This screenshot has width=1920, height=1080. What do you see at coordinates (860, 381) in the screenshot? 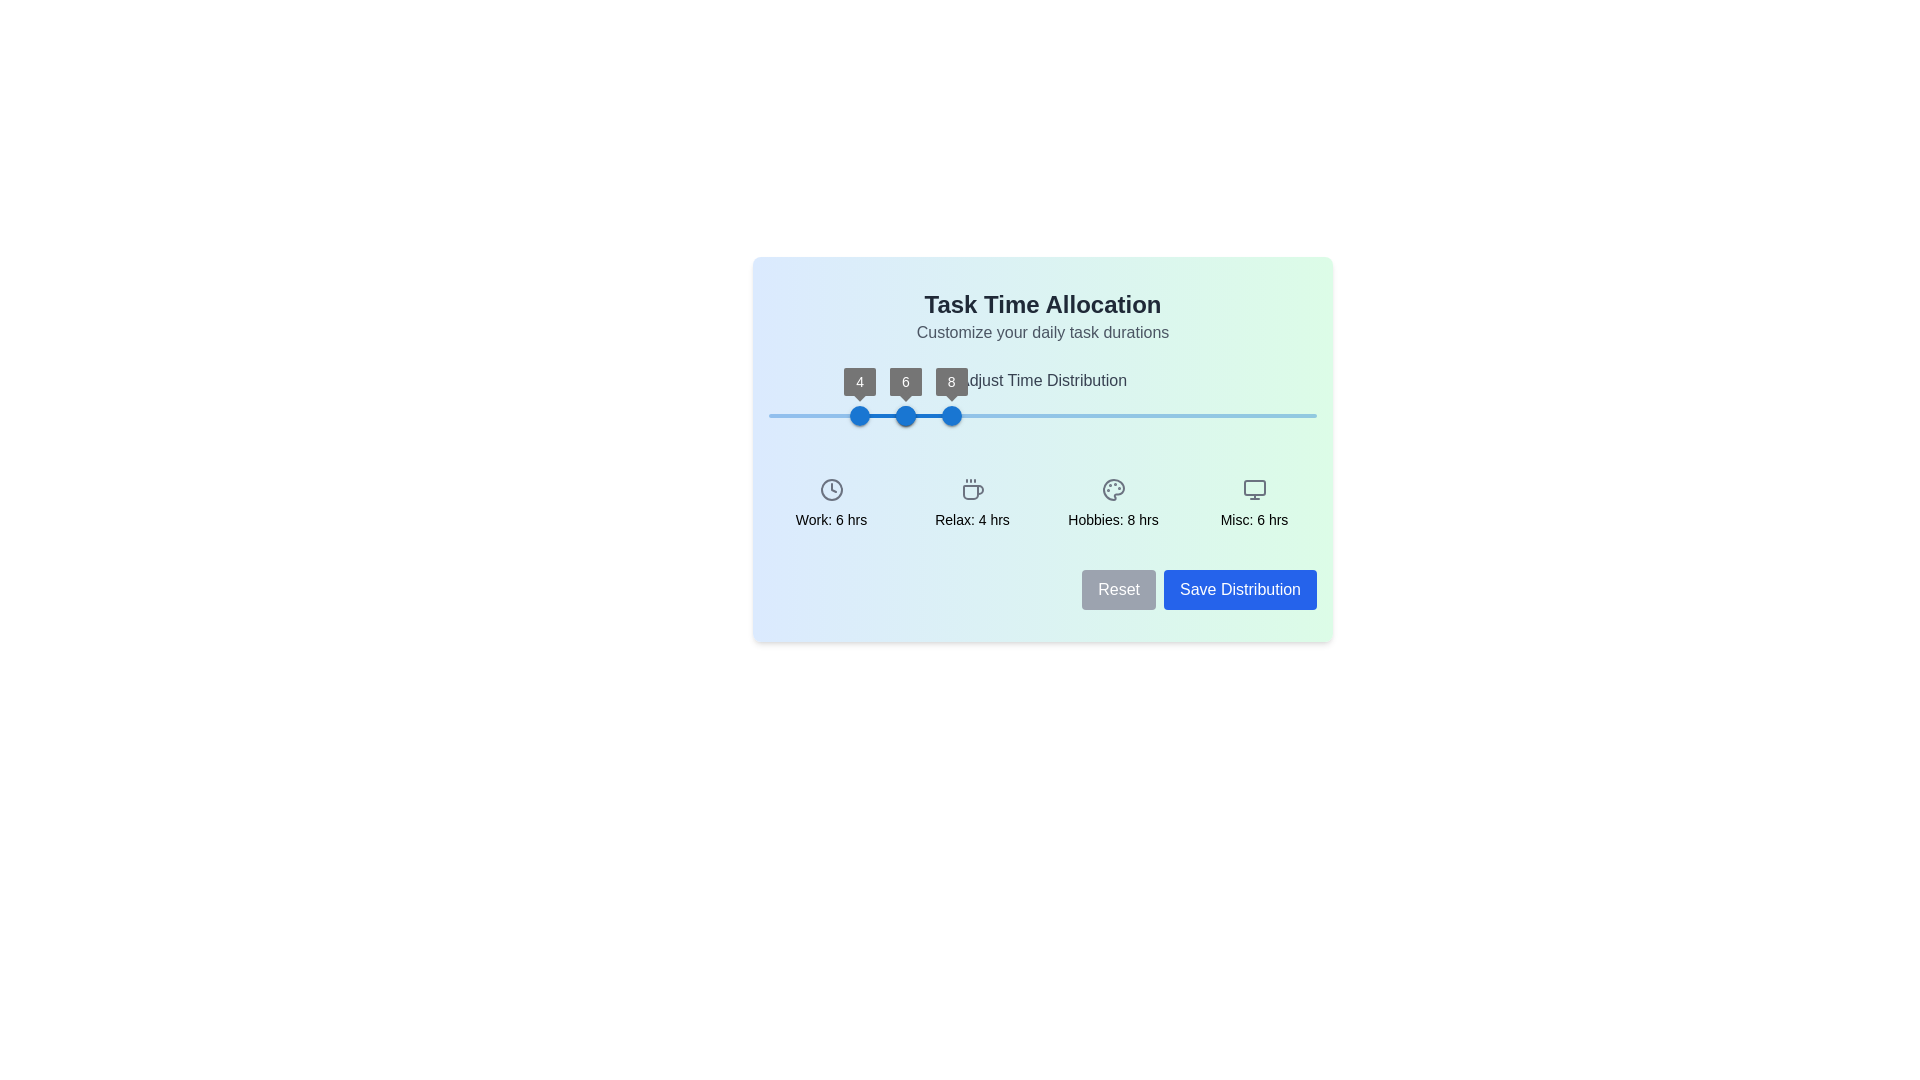
I see `the gray rectangular slider label displaying the number '4', which is centered above the leftmost thumb of the slider control` at bounding box center [860, 381].